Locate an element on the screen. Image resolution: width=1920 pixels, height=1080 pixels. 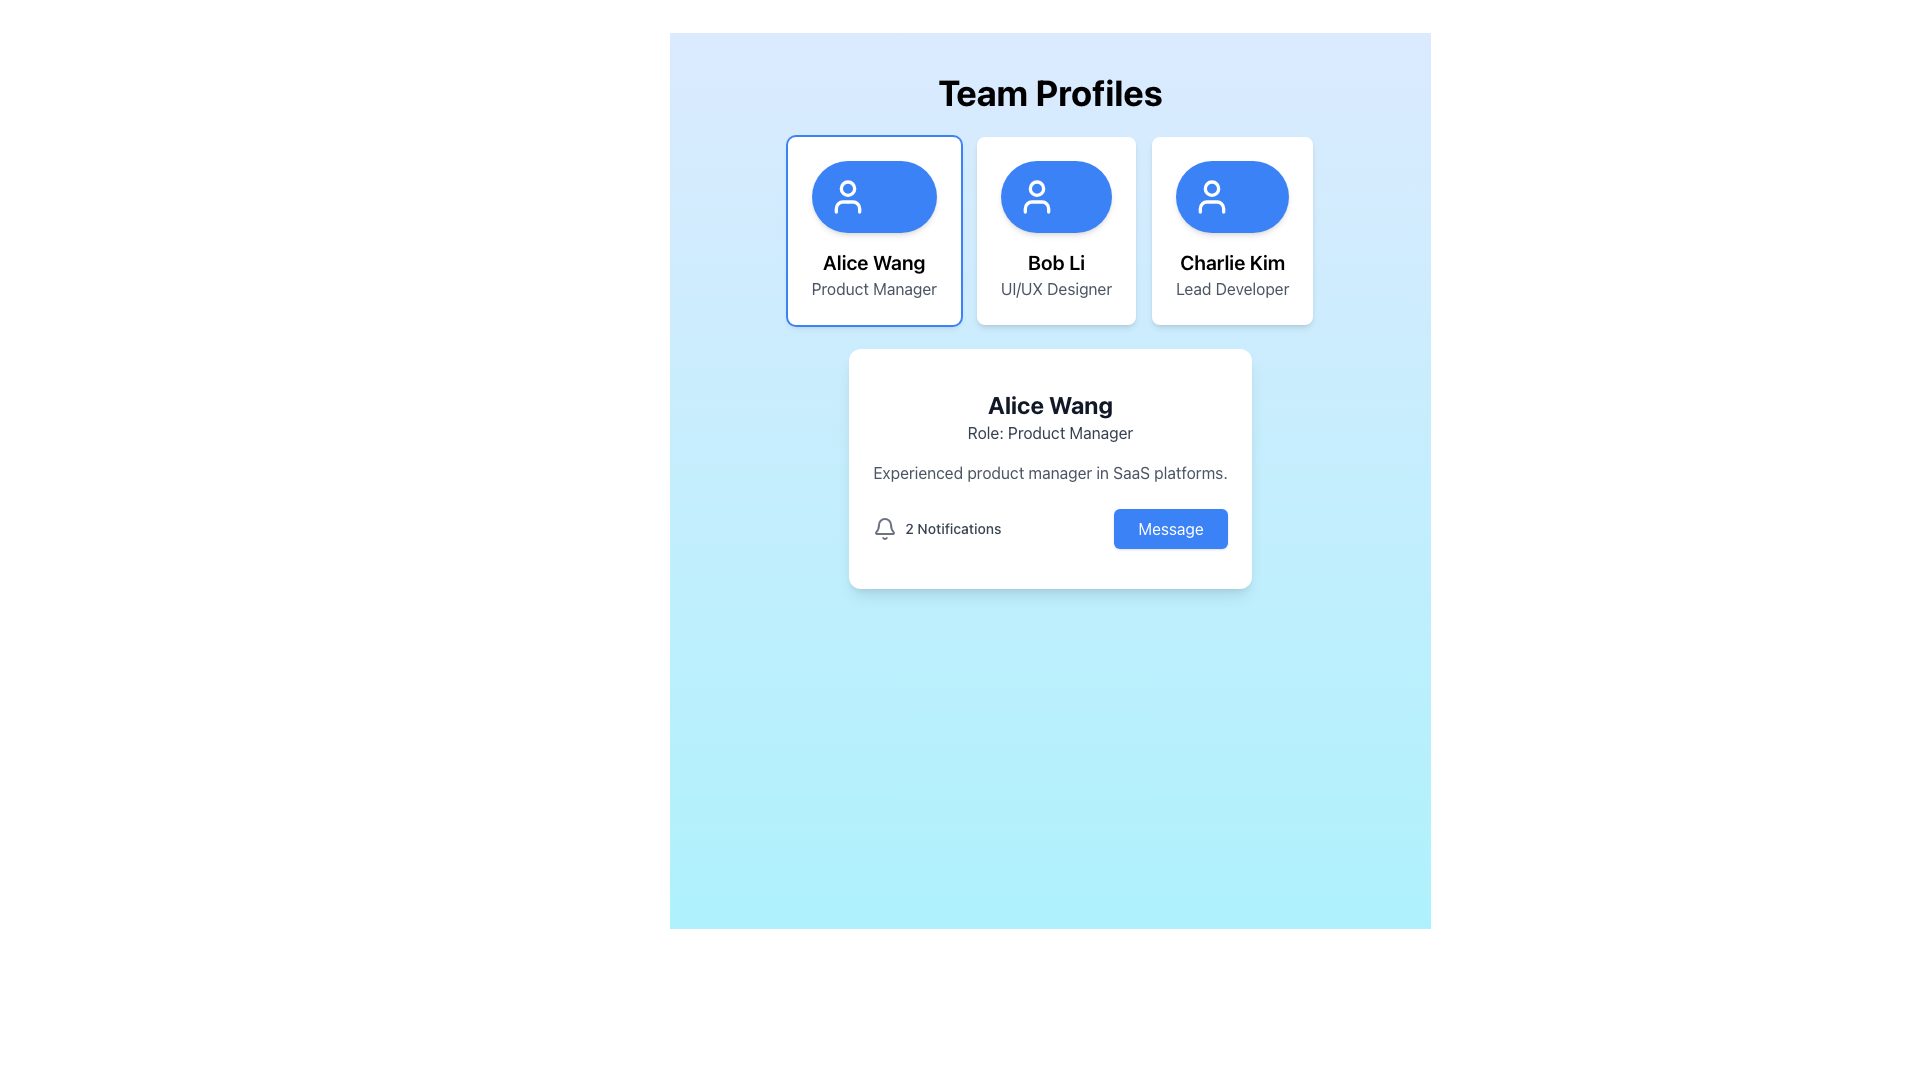
the user avatar icon located centrally within the blue button of the card labeled 'Alice Wang - Product Manager' under the 'Team Profiles' heading is located at coordinates (847, 196).